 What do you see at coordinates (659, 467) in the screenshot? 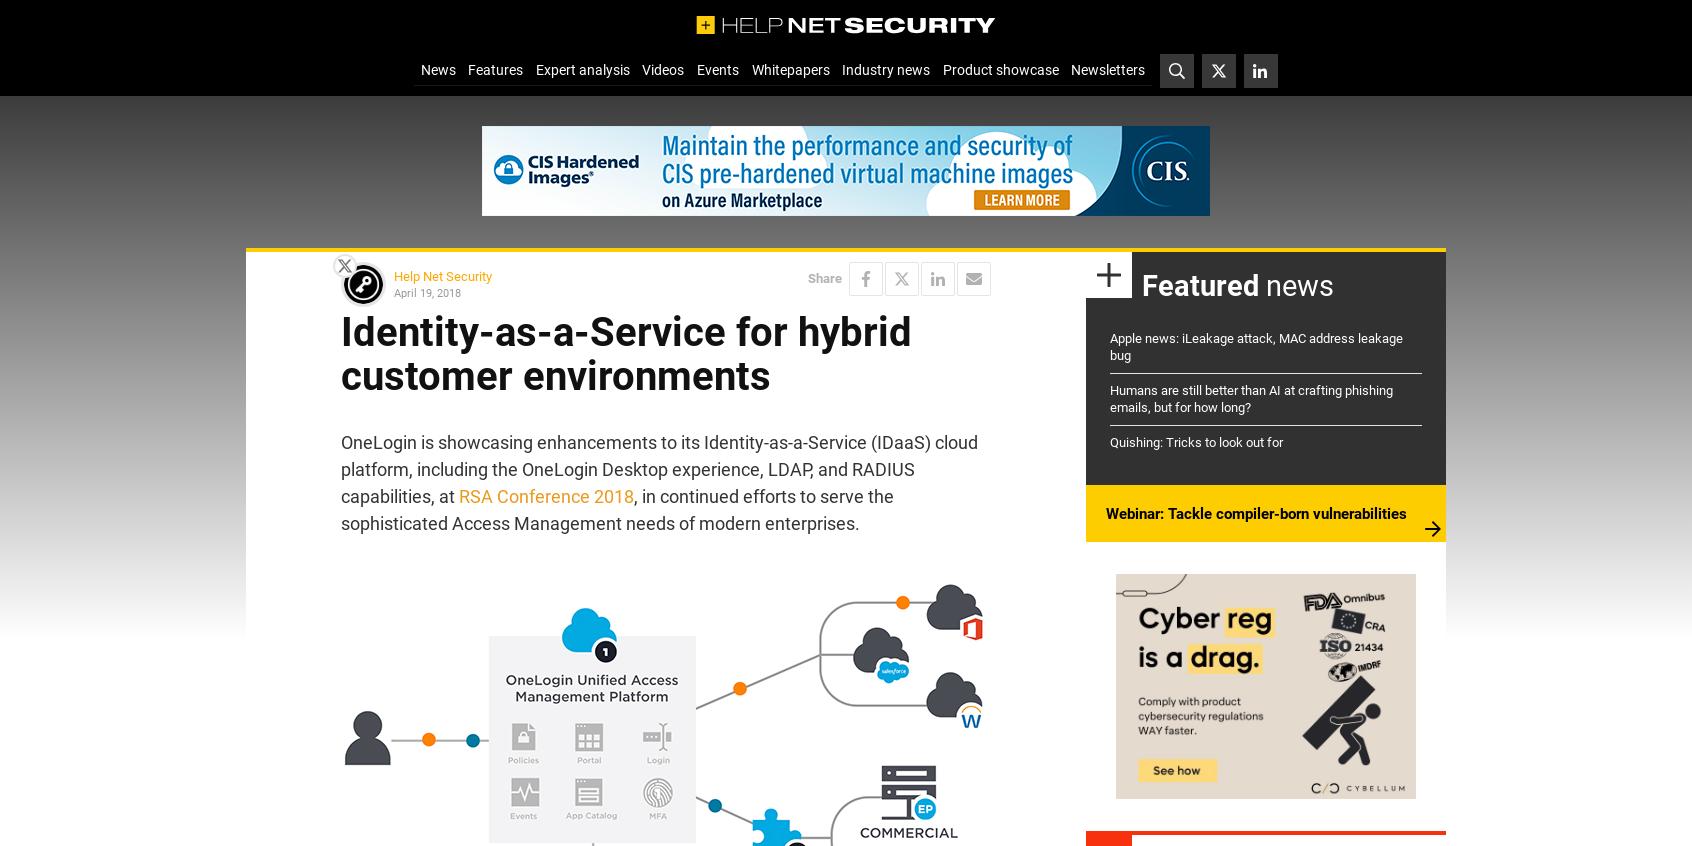
I see `'OneLogin is showcasing enhancements to its Identity-as-a-Service (IDaaS) cloud platform, including the OneLogin Desktop experience, LDAP, and RADIUS capabilities, at'` at bounding box center [659, 467].